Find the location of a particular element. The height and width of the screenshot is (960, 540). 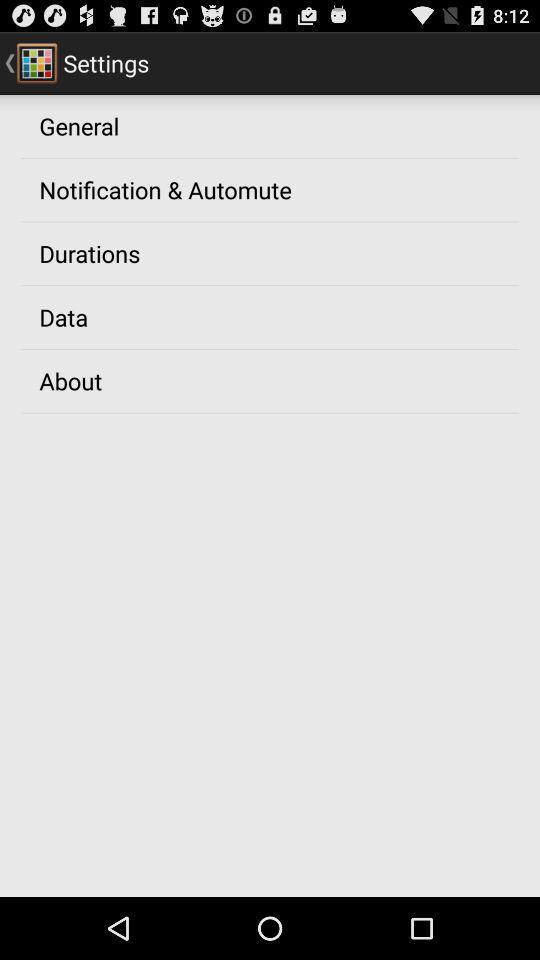

the about app is located at coordinates (69, 379).